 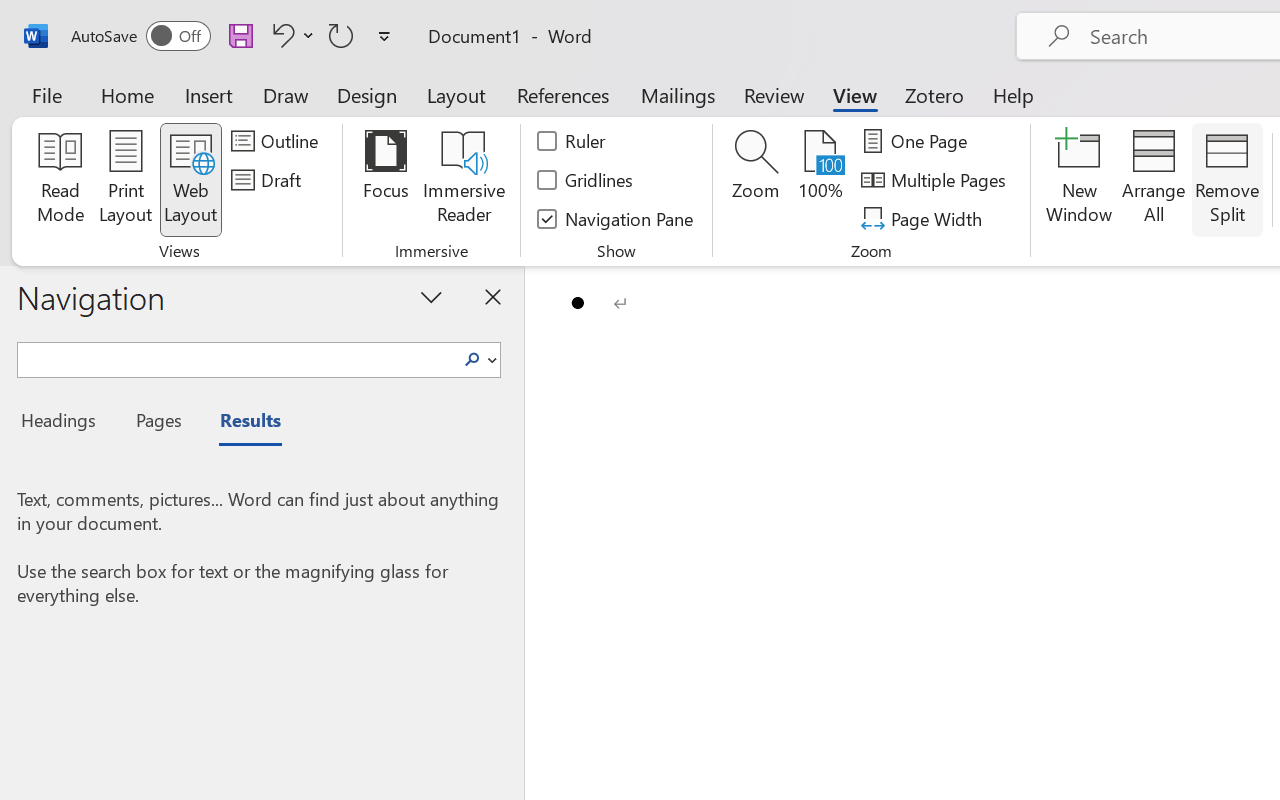 I want to click on 'New Window', so click(x=1078, y=179).